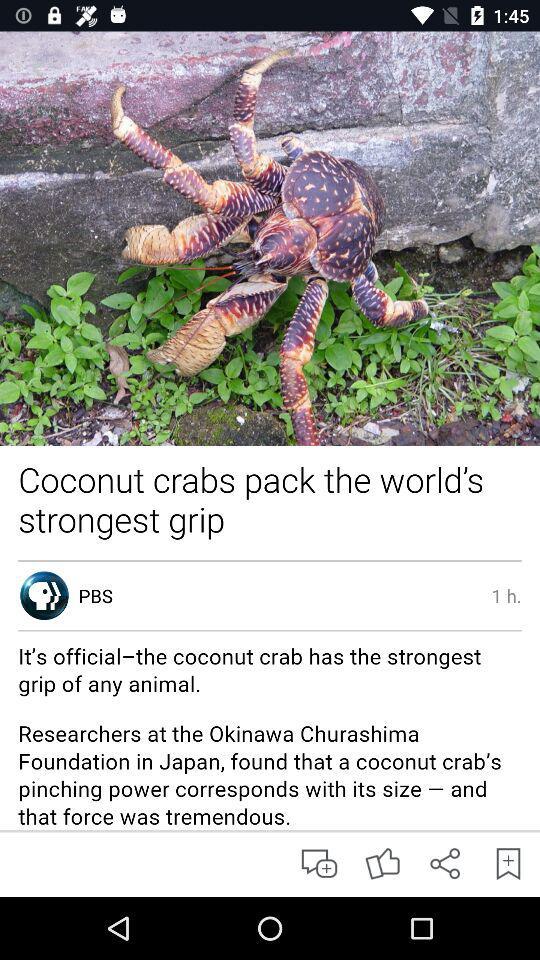  I want to click on the bookmark icon, so click(508, 861).